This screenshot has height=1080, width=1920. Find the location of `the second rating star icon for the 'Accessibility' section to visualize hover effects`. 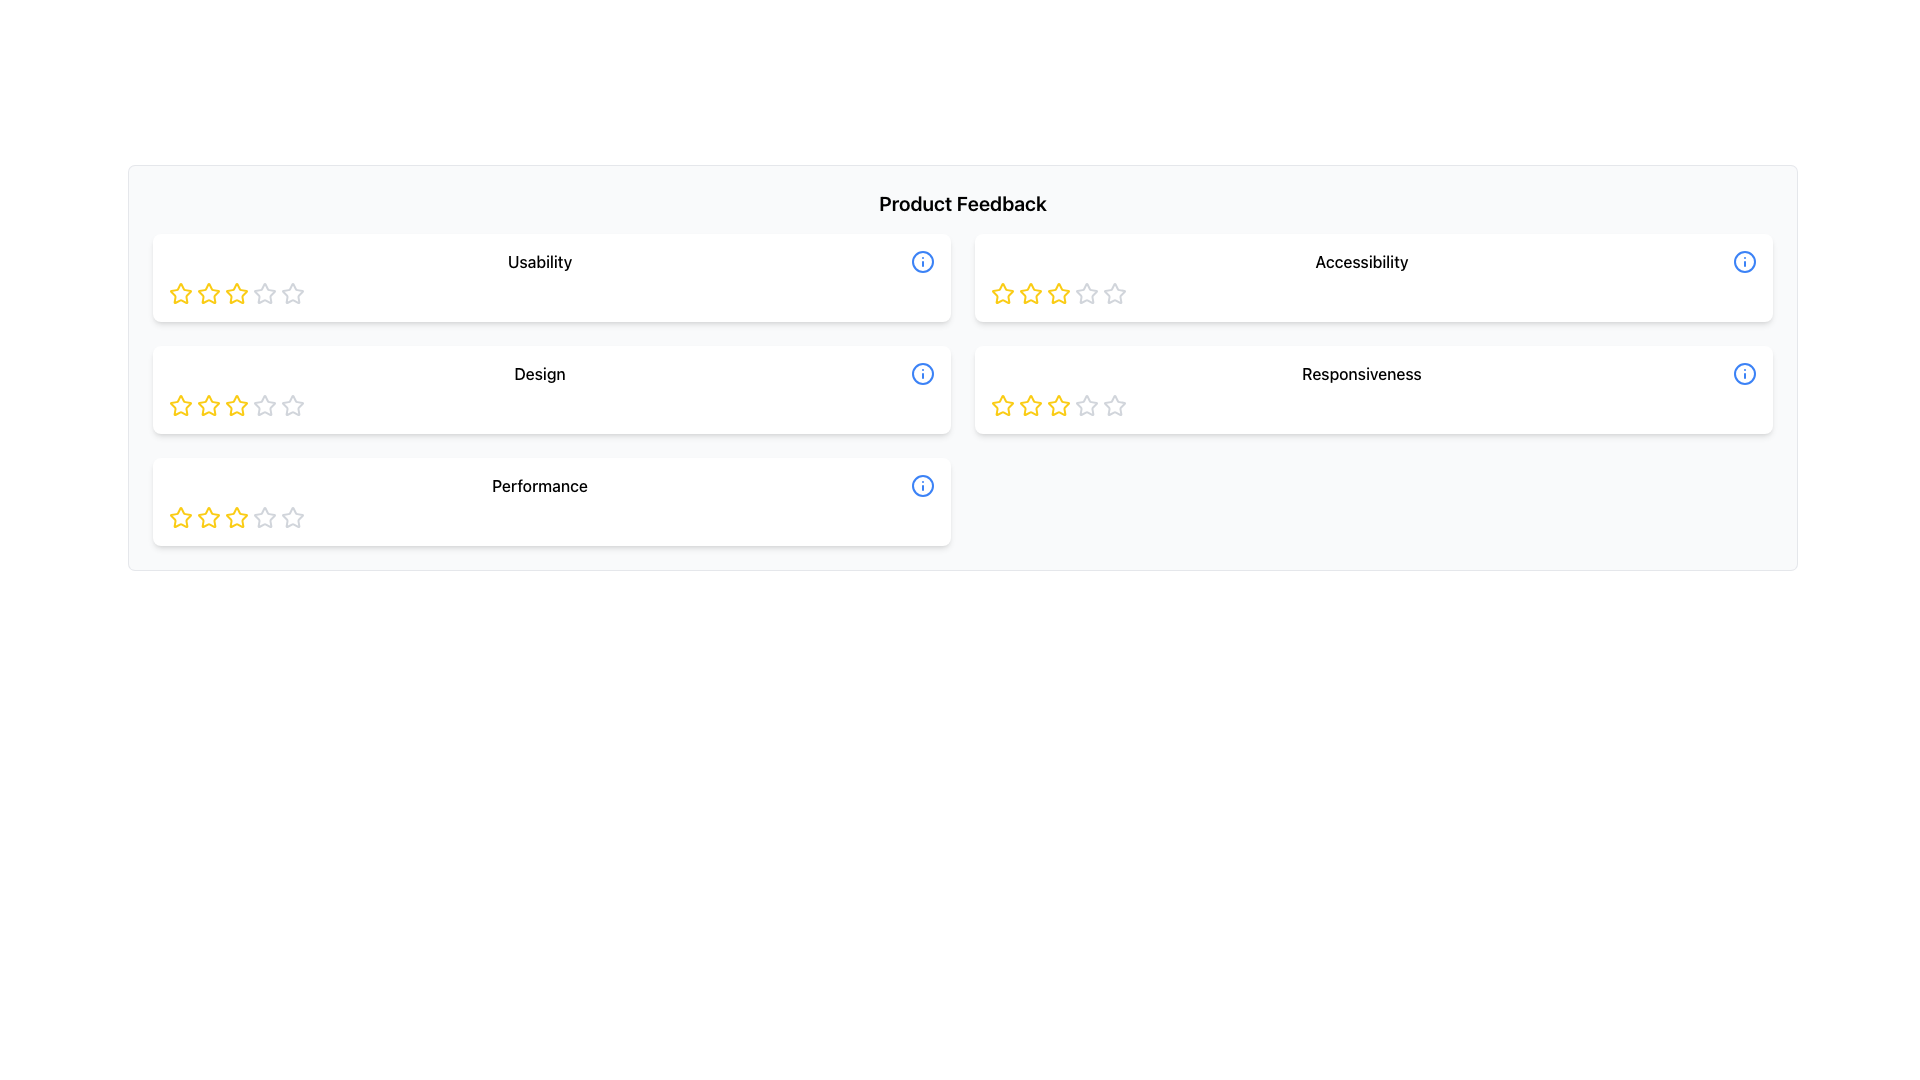

the second rating star icon for the 'Accessibility' section to visualize hover effects is located at coordinates (1031, 293).